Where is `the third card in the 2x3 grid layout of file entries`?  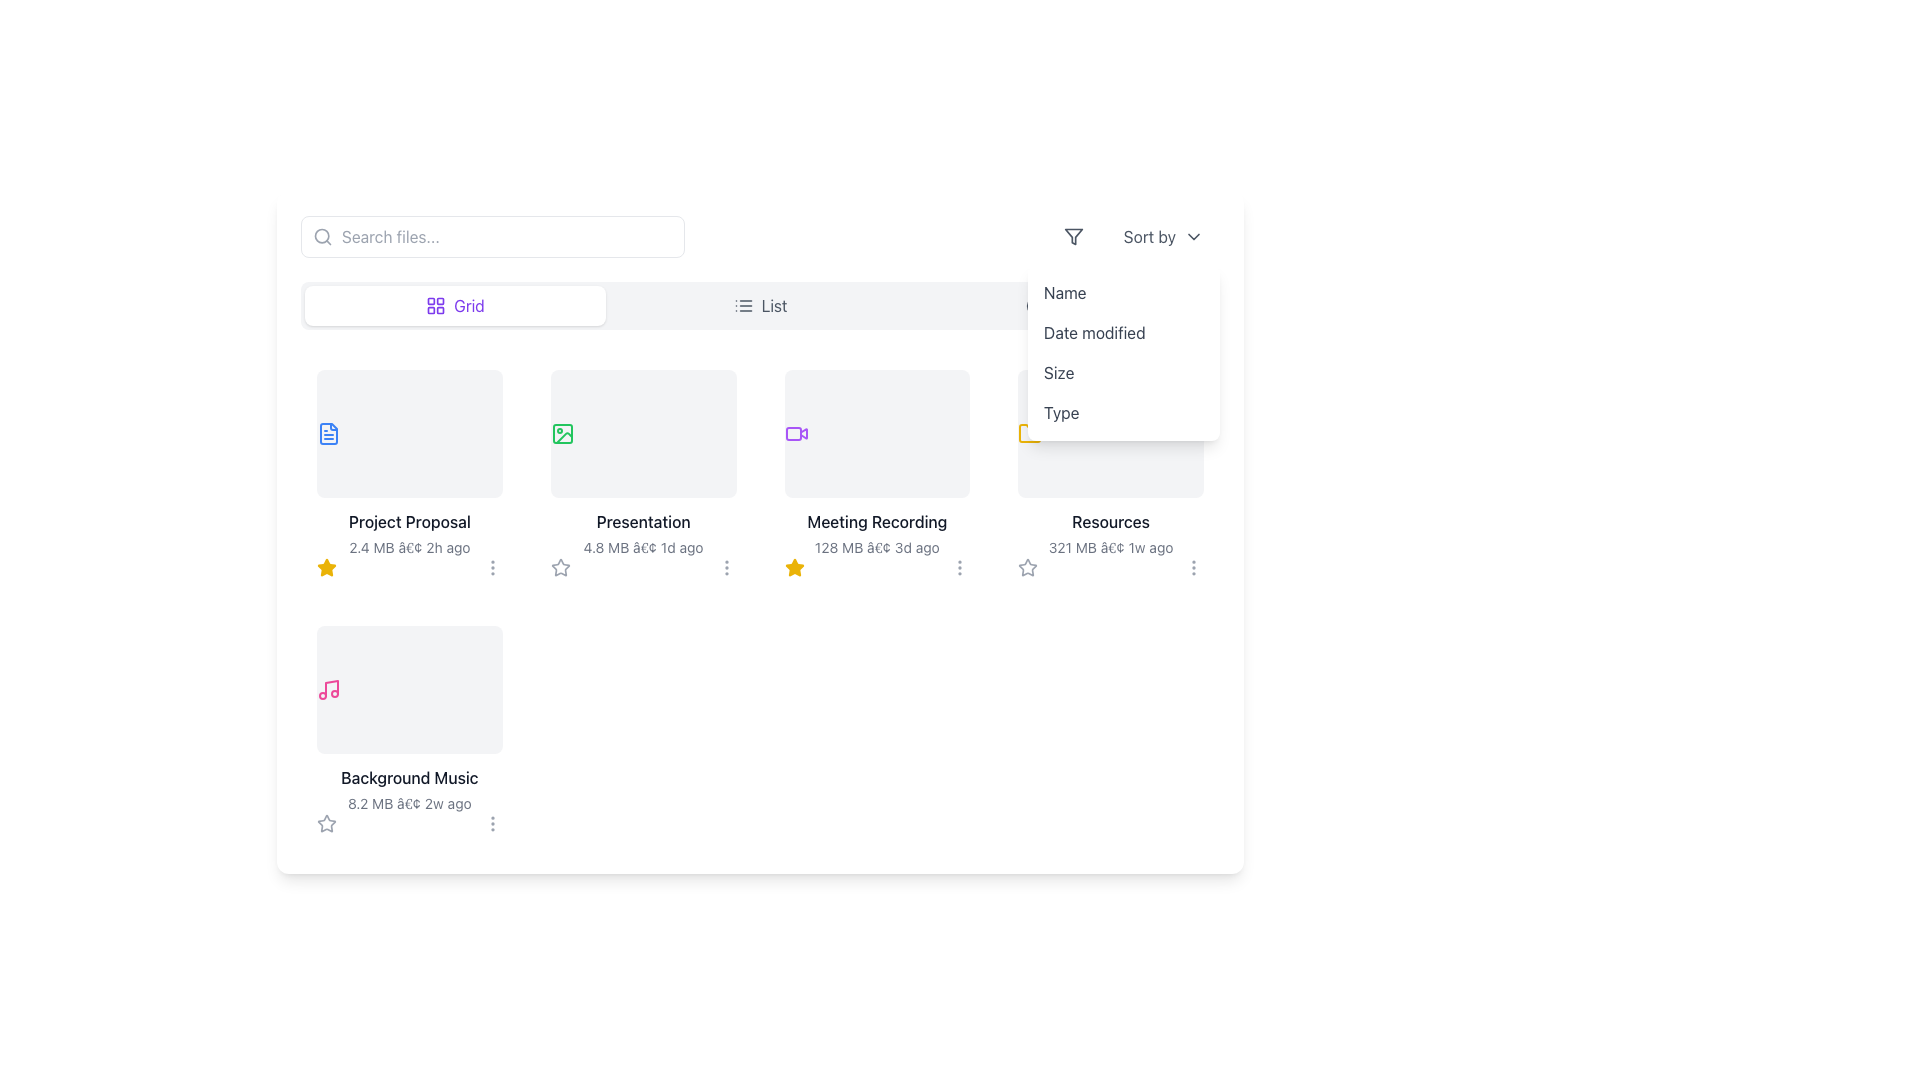
the third card in the 2x3 grid layout of file entries is located at coordinates (877, 474).